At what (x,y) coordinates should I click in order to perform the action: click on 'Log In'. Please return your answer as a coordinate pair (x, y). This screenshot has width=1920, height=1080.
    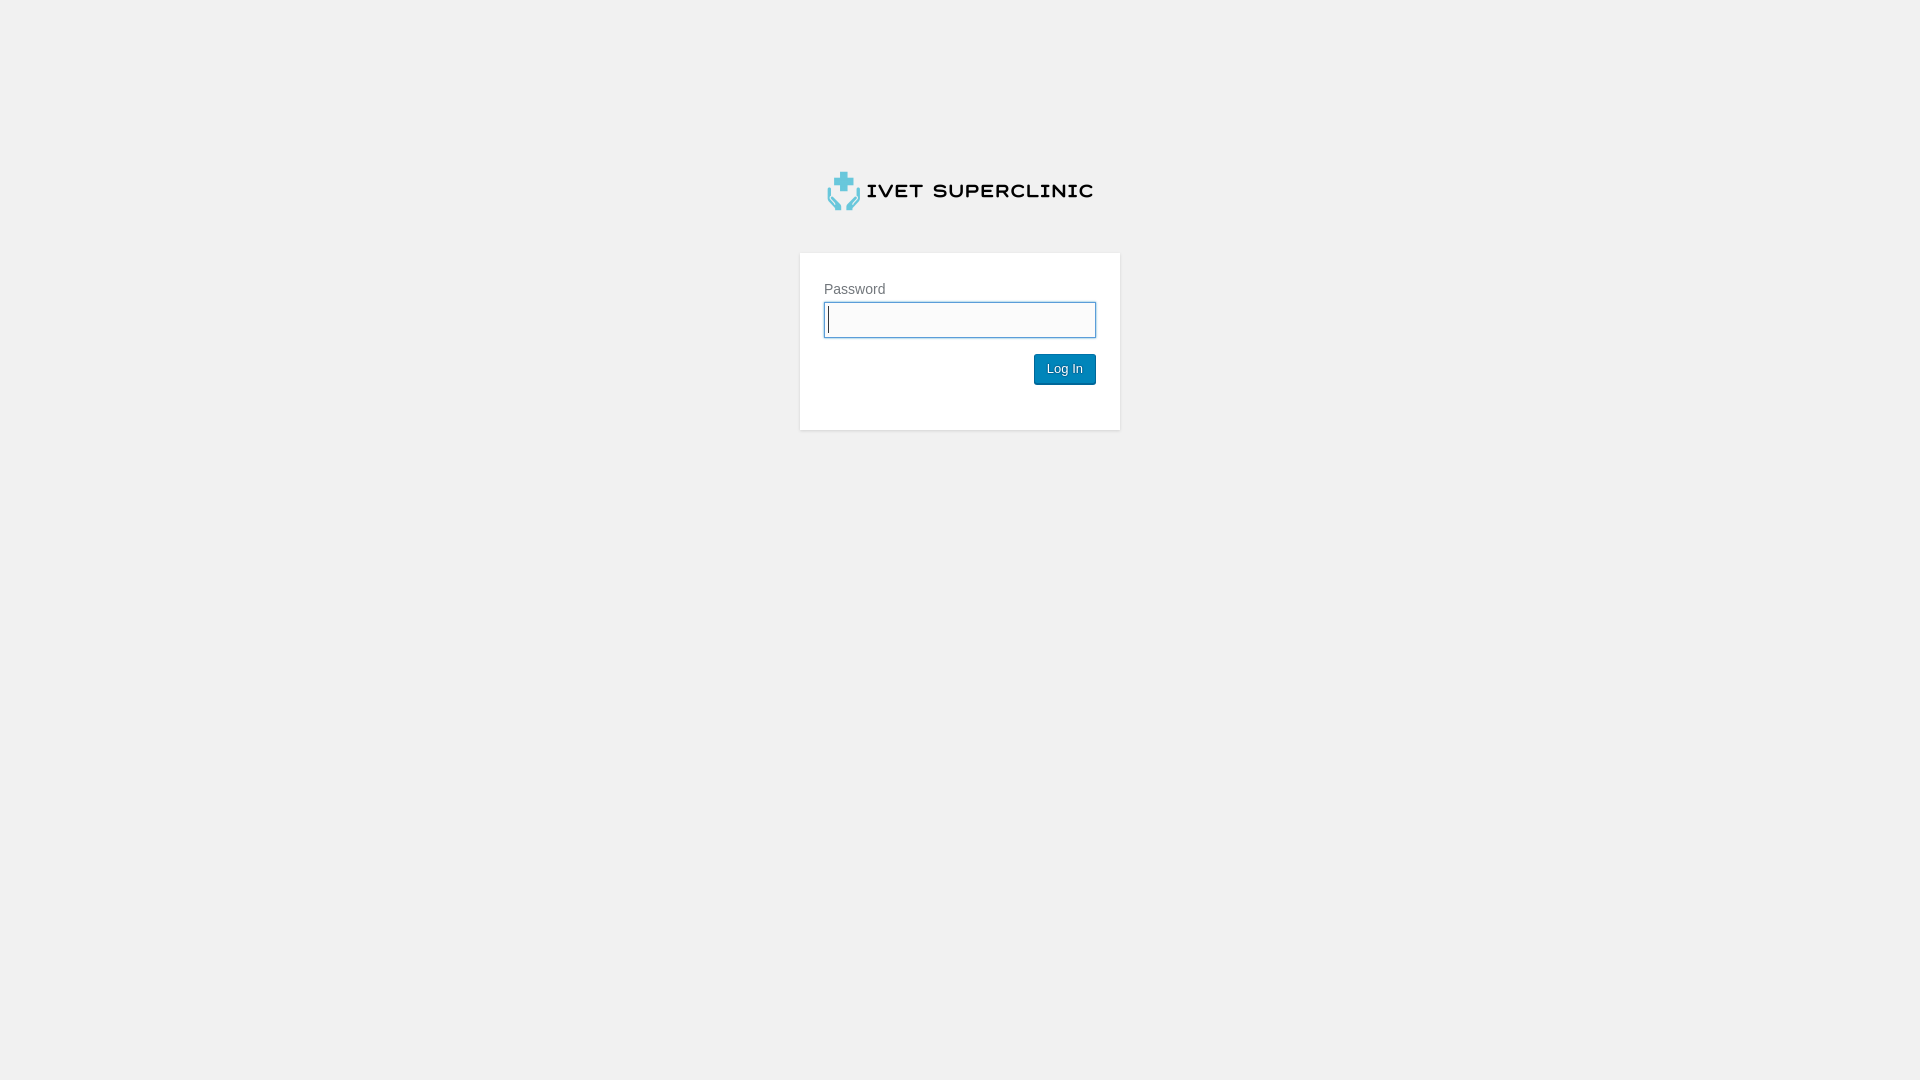
    Looking at the image, I should click on (1064, 369).